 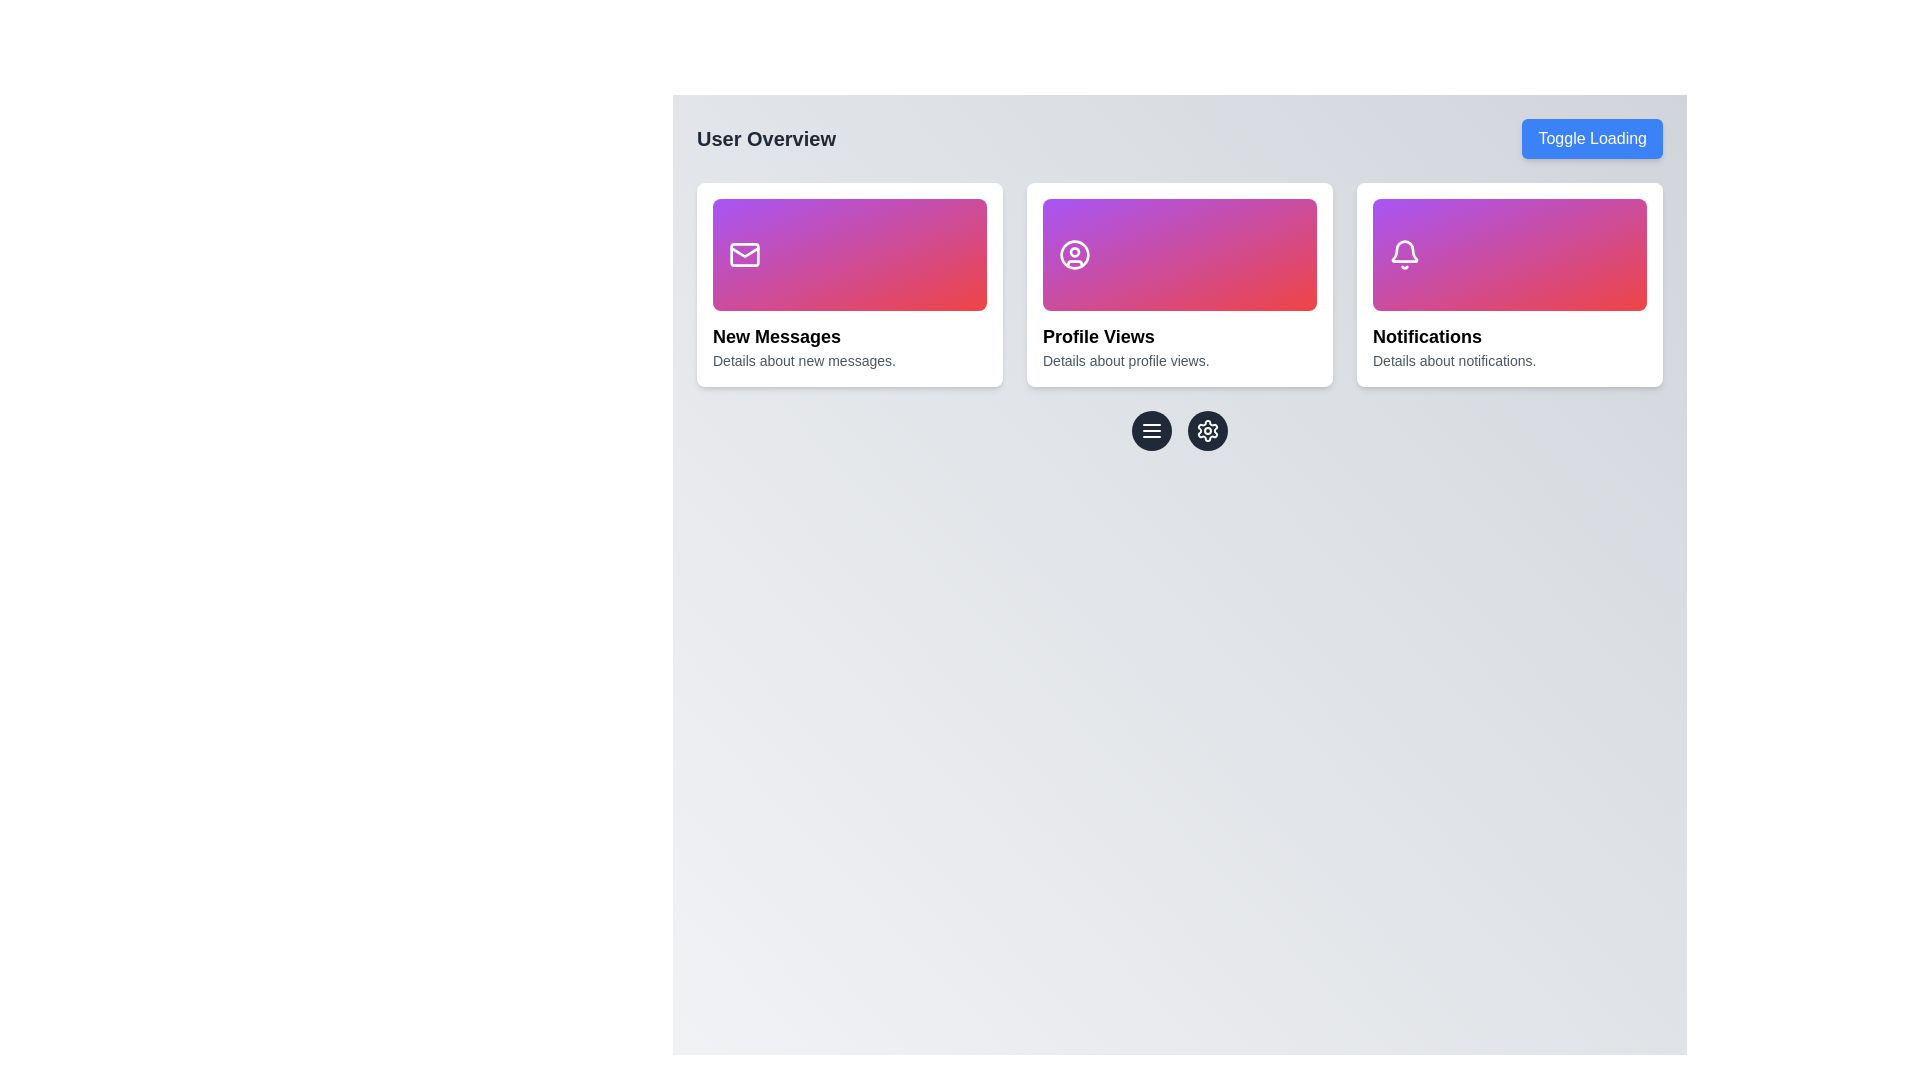 What do you see at coordinates (1152, 430) in the screenshot?
I see `the horizontally-oriented triple-line menu icon button, which is styled with three evenly spaced horizontal lines in white against a black circular background, located centrally below the cards labeled 'New Messages', 'Profile Views', and 'Notifications'` at bounding box center [1152, 430].